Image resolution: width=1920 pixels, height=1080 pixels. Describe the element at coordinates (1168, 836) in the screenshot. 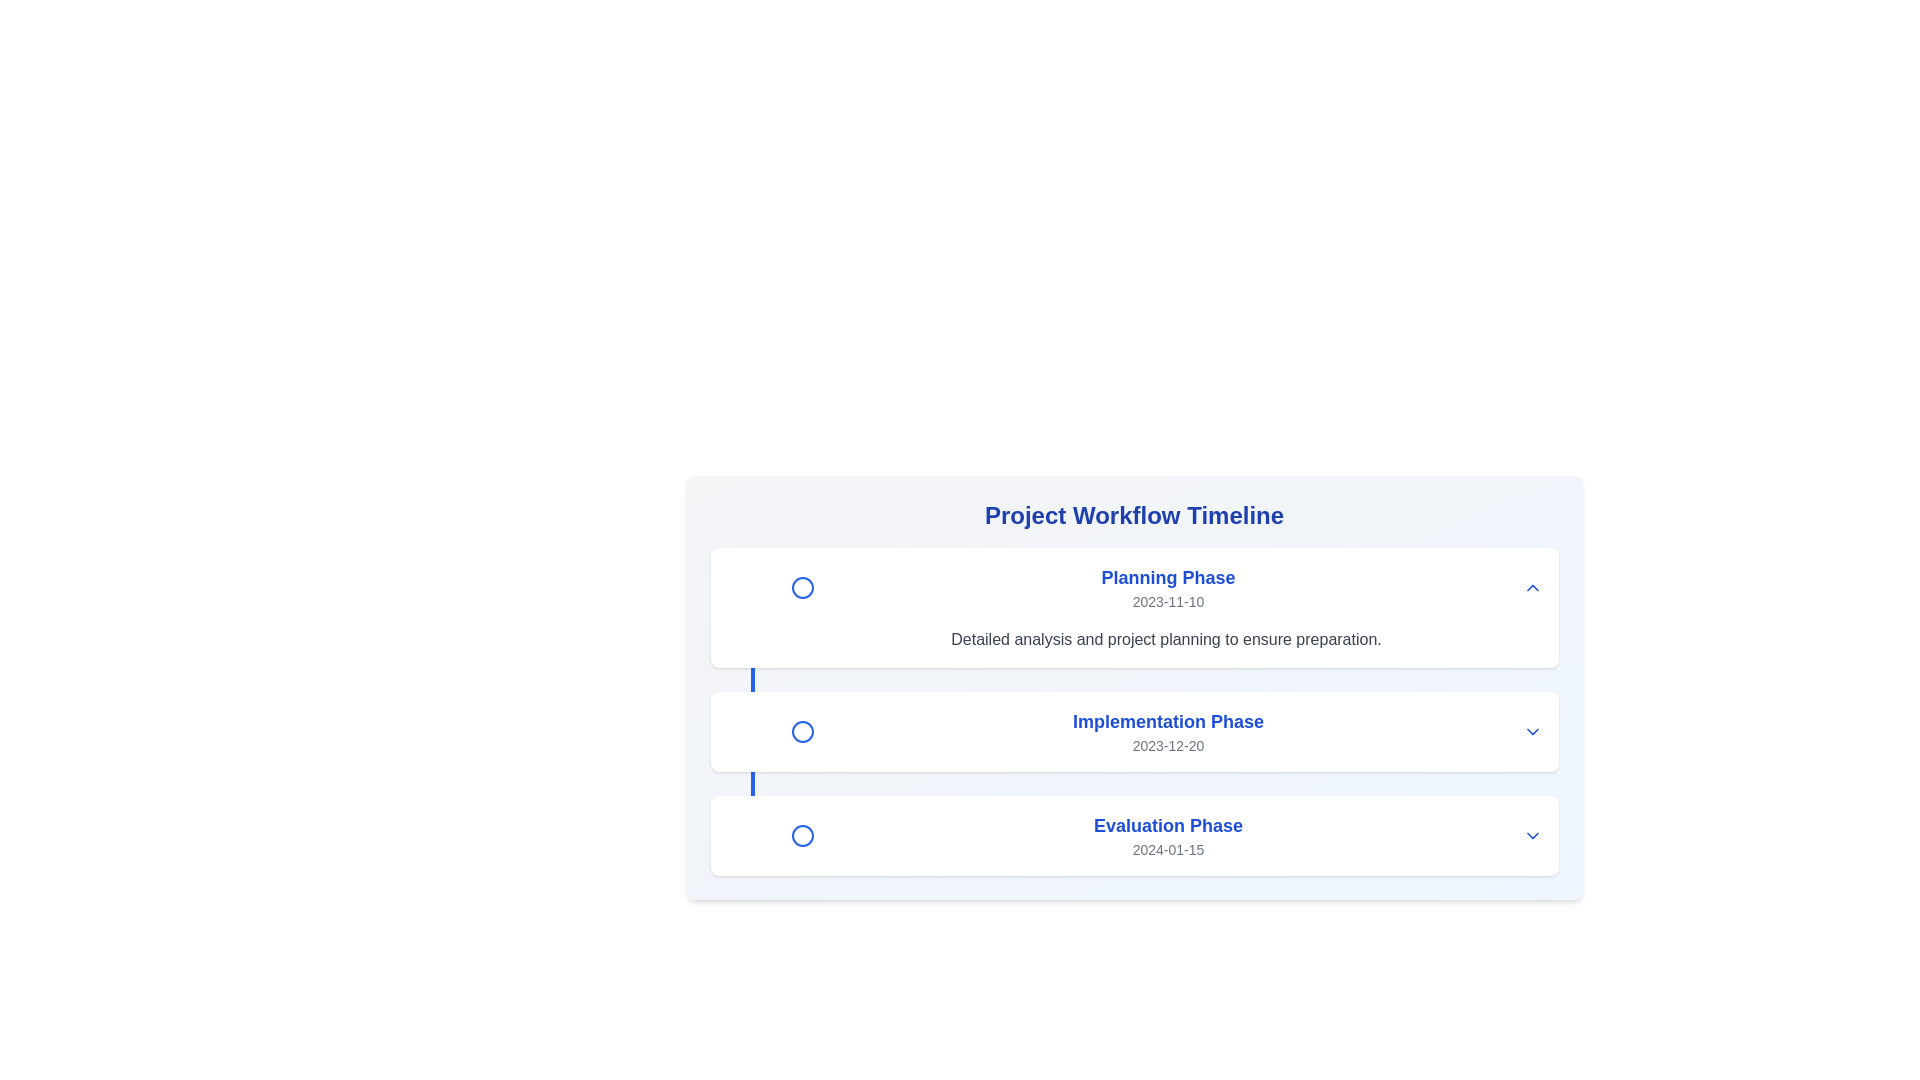

I see `the text label indicating the specific phase of a project timeline, which is the third item in the vertical list following 'Planning Phase' and 'Implementation Phase'` at that location.